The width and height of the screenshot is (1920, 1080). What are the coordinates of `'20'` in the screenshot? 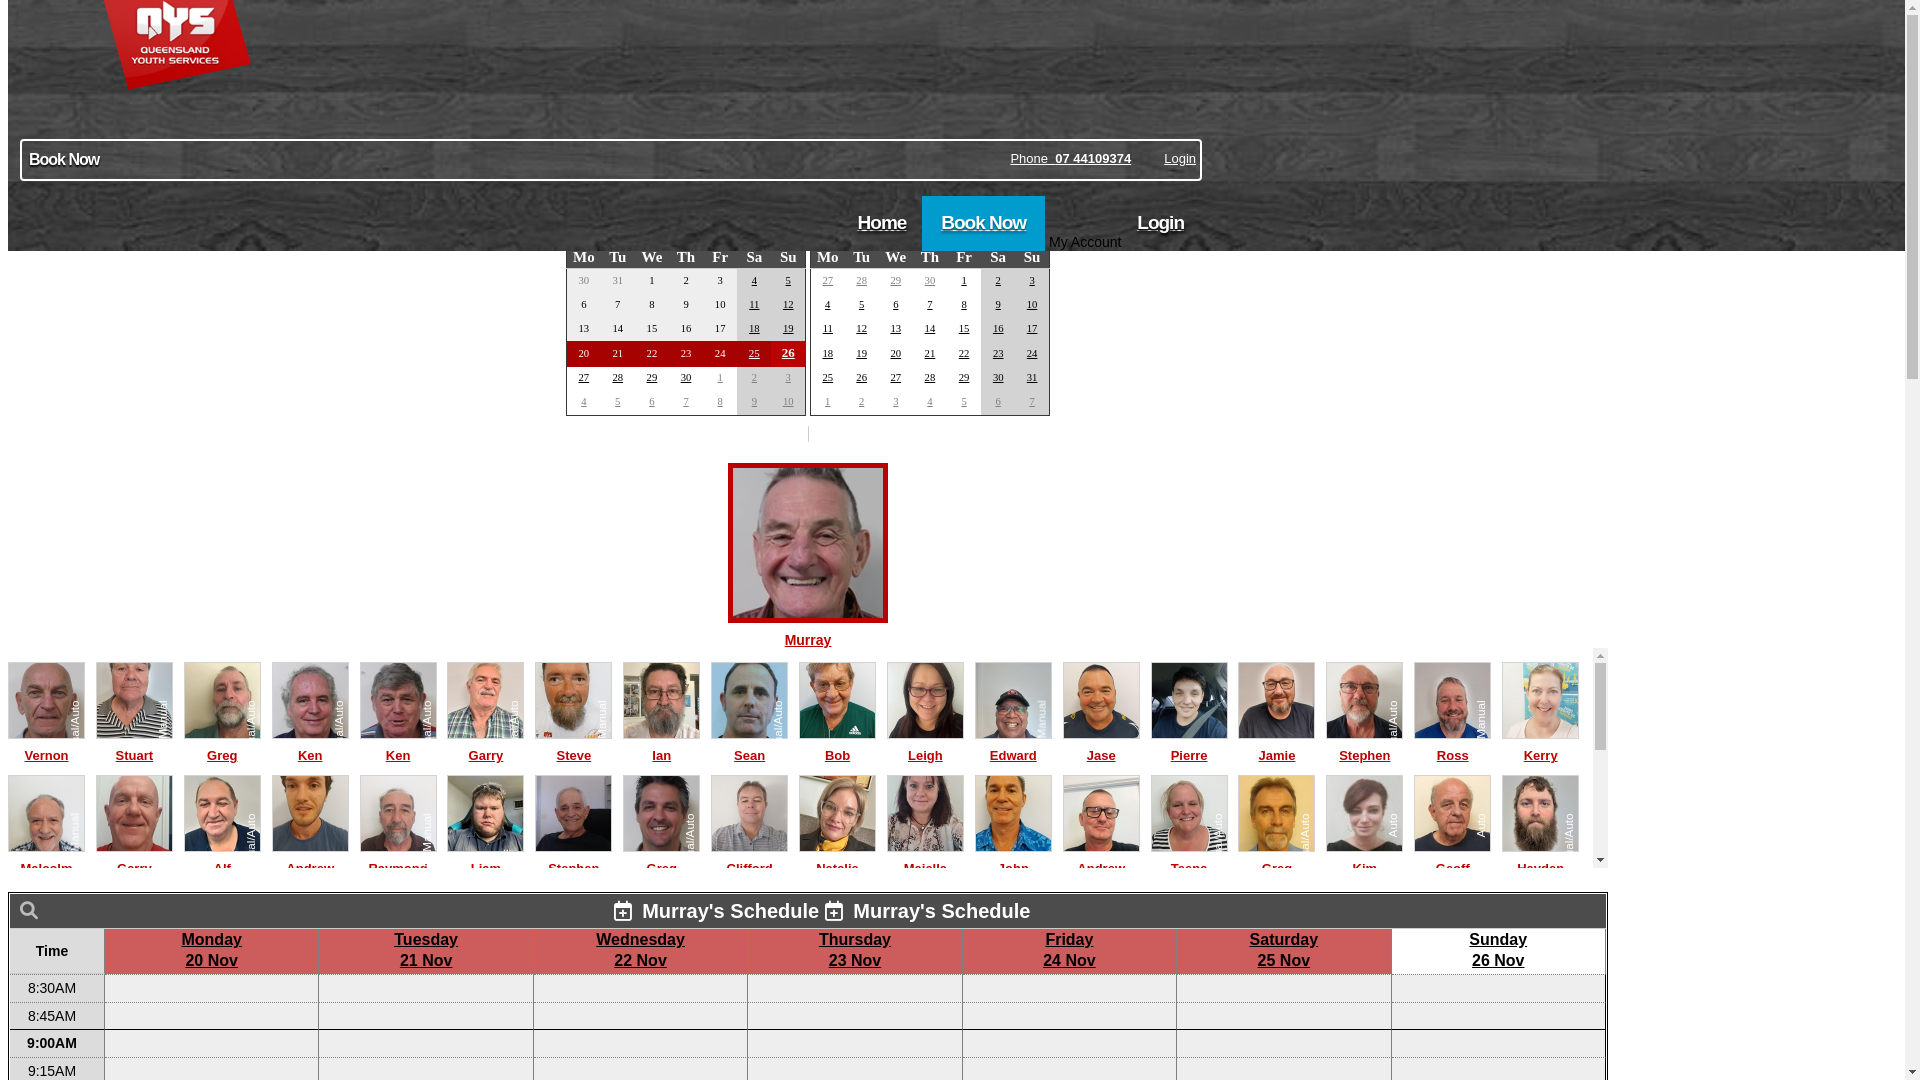 It's located at (894, 352).